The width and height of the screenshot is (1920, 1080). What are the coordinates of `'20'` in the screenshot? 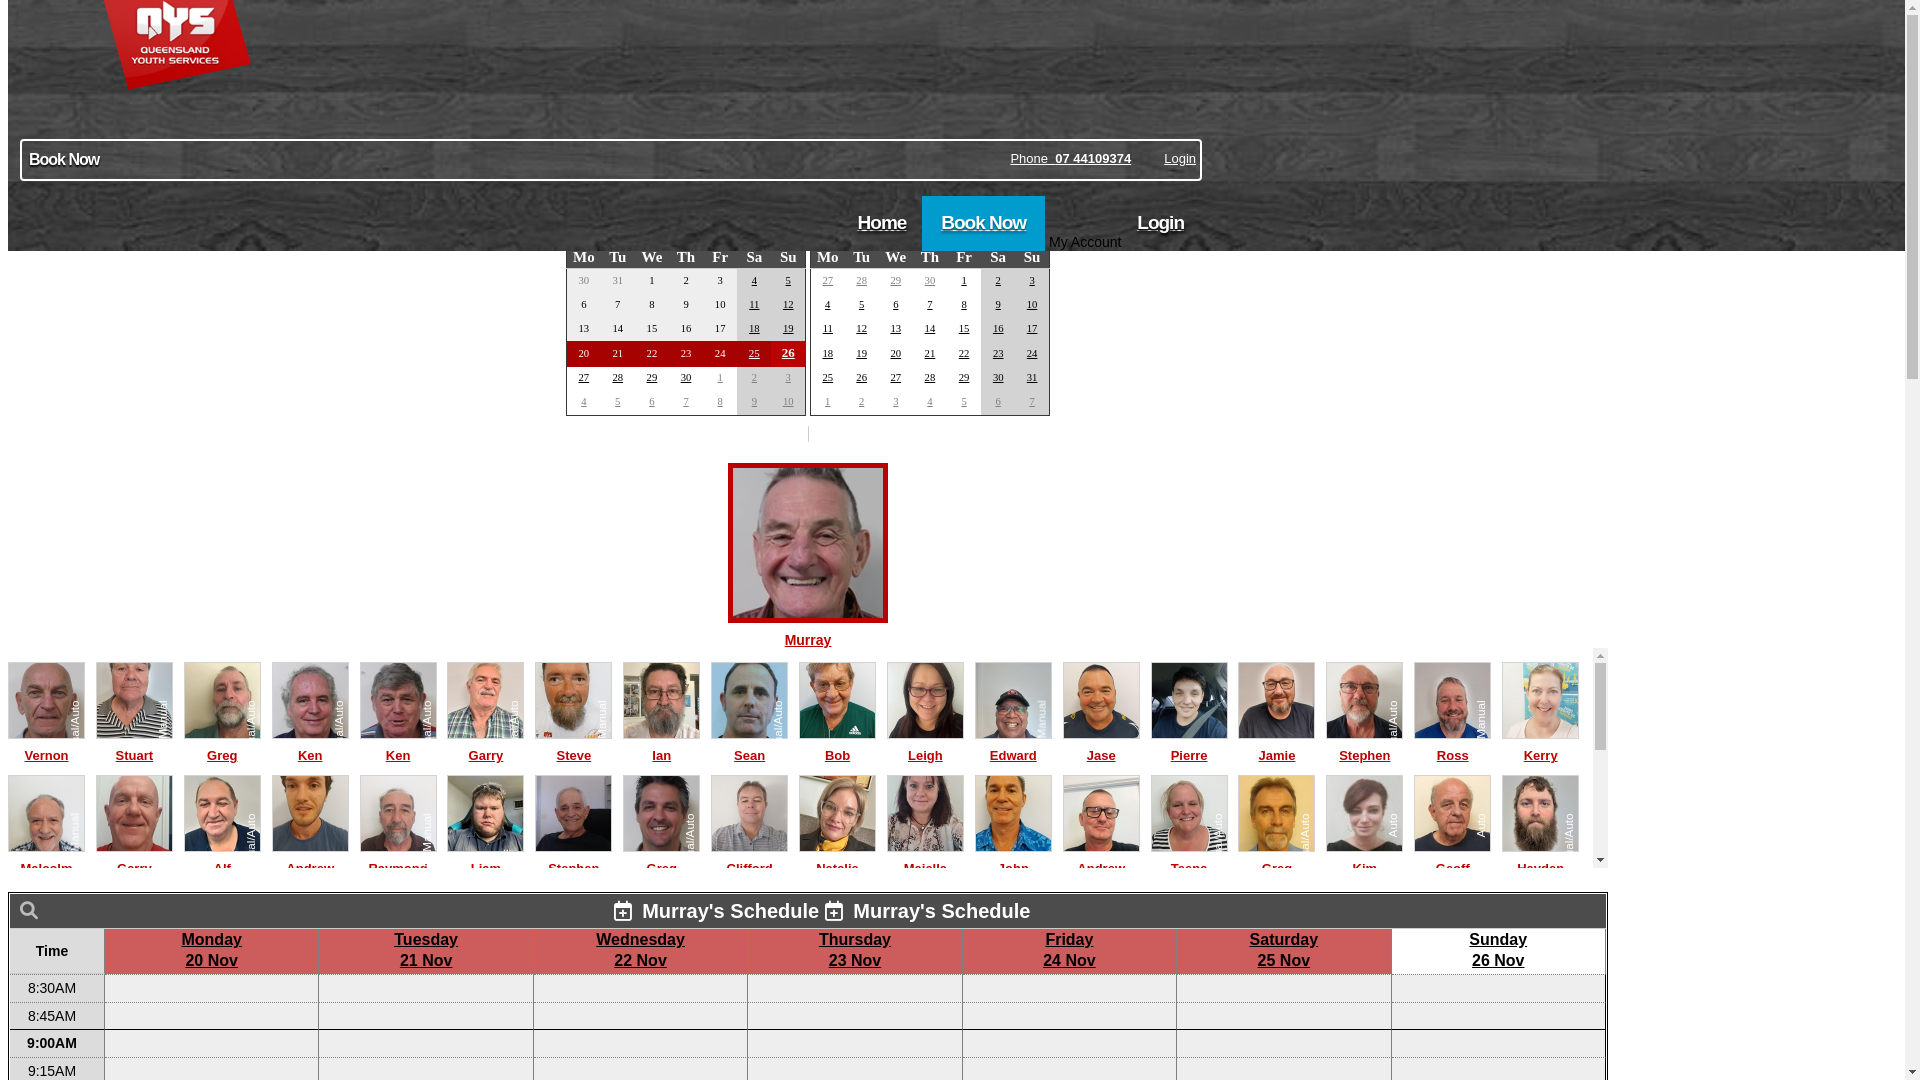 It's located at (894, 352).